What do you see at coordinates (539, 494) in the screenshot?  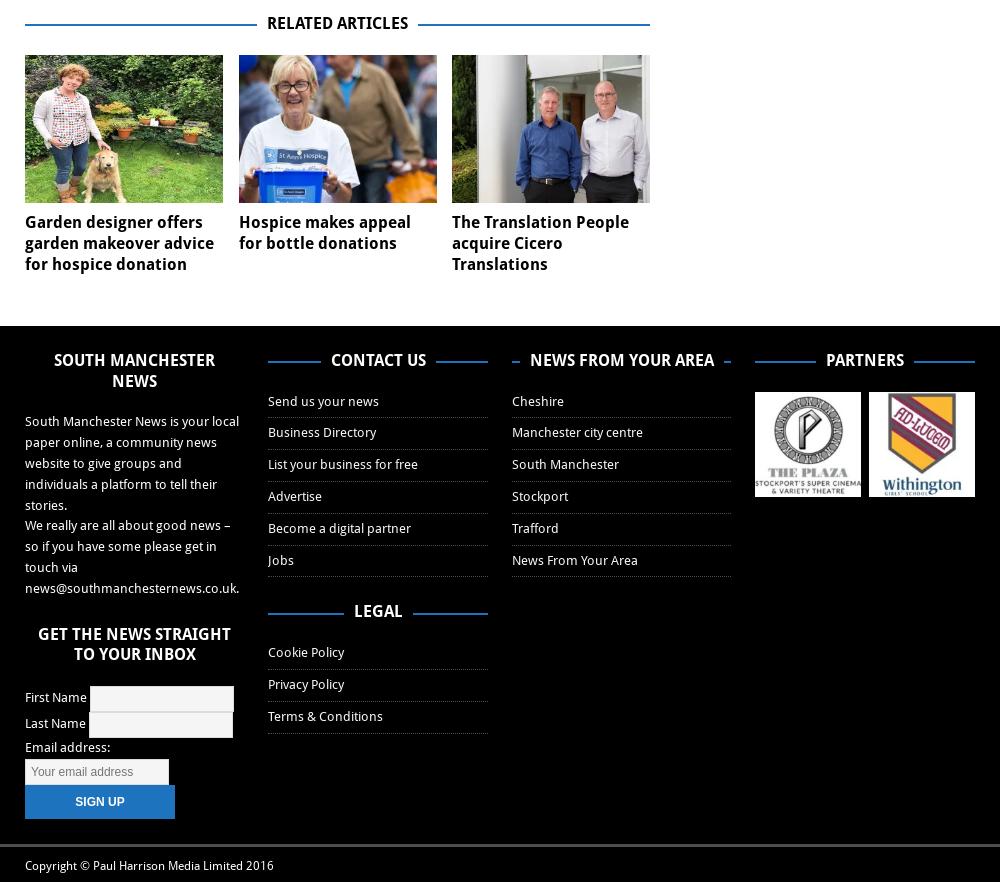 I see `'Stockport'` at bounding box center [539, 494].